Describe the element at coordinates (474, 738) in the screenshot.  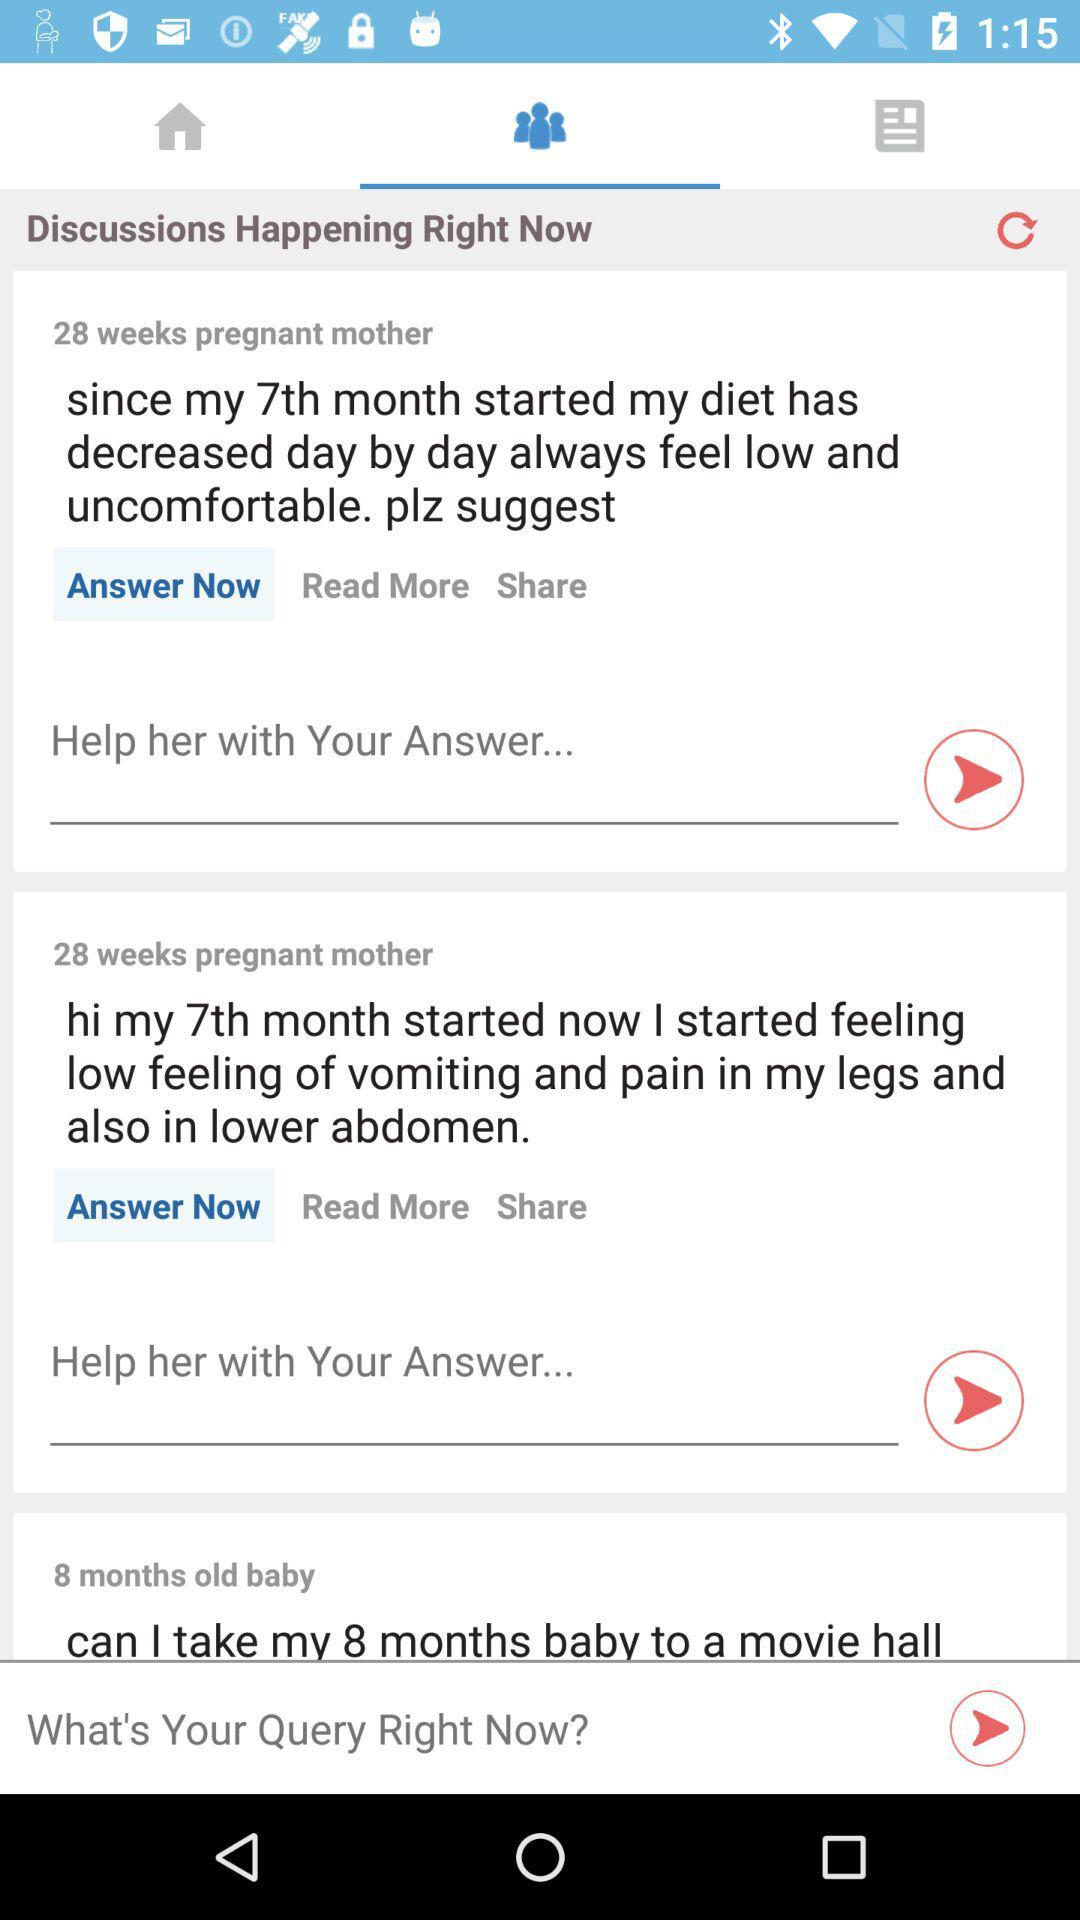
I see `write the answer and go to the next` at that location.